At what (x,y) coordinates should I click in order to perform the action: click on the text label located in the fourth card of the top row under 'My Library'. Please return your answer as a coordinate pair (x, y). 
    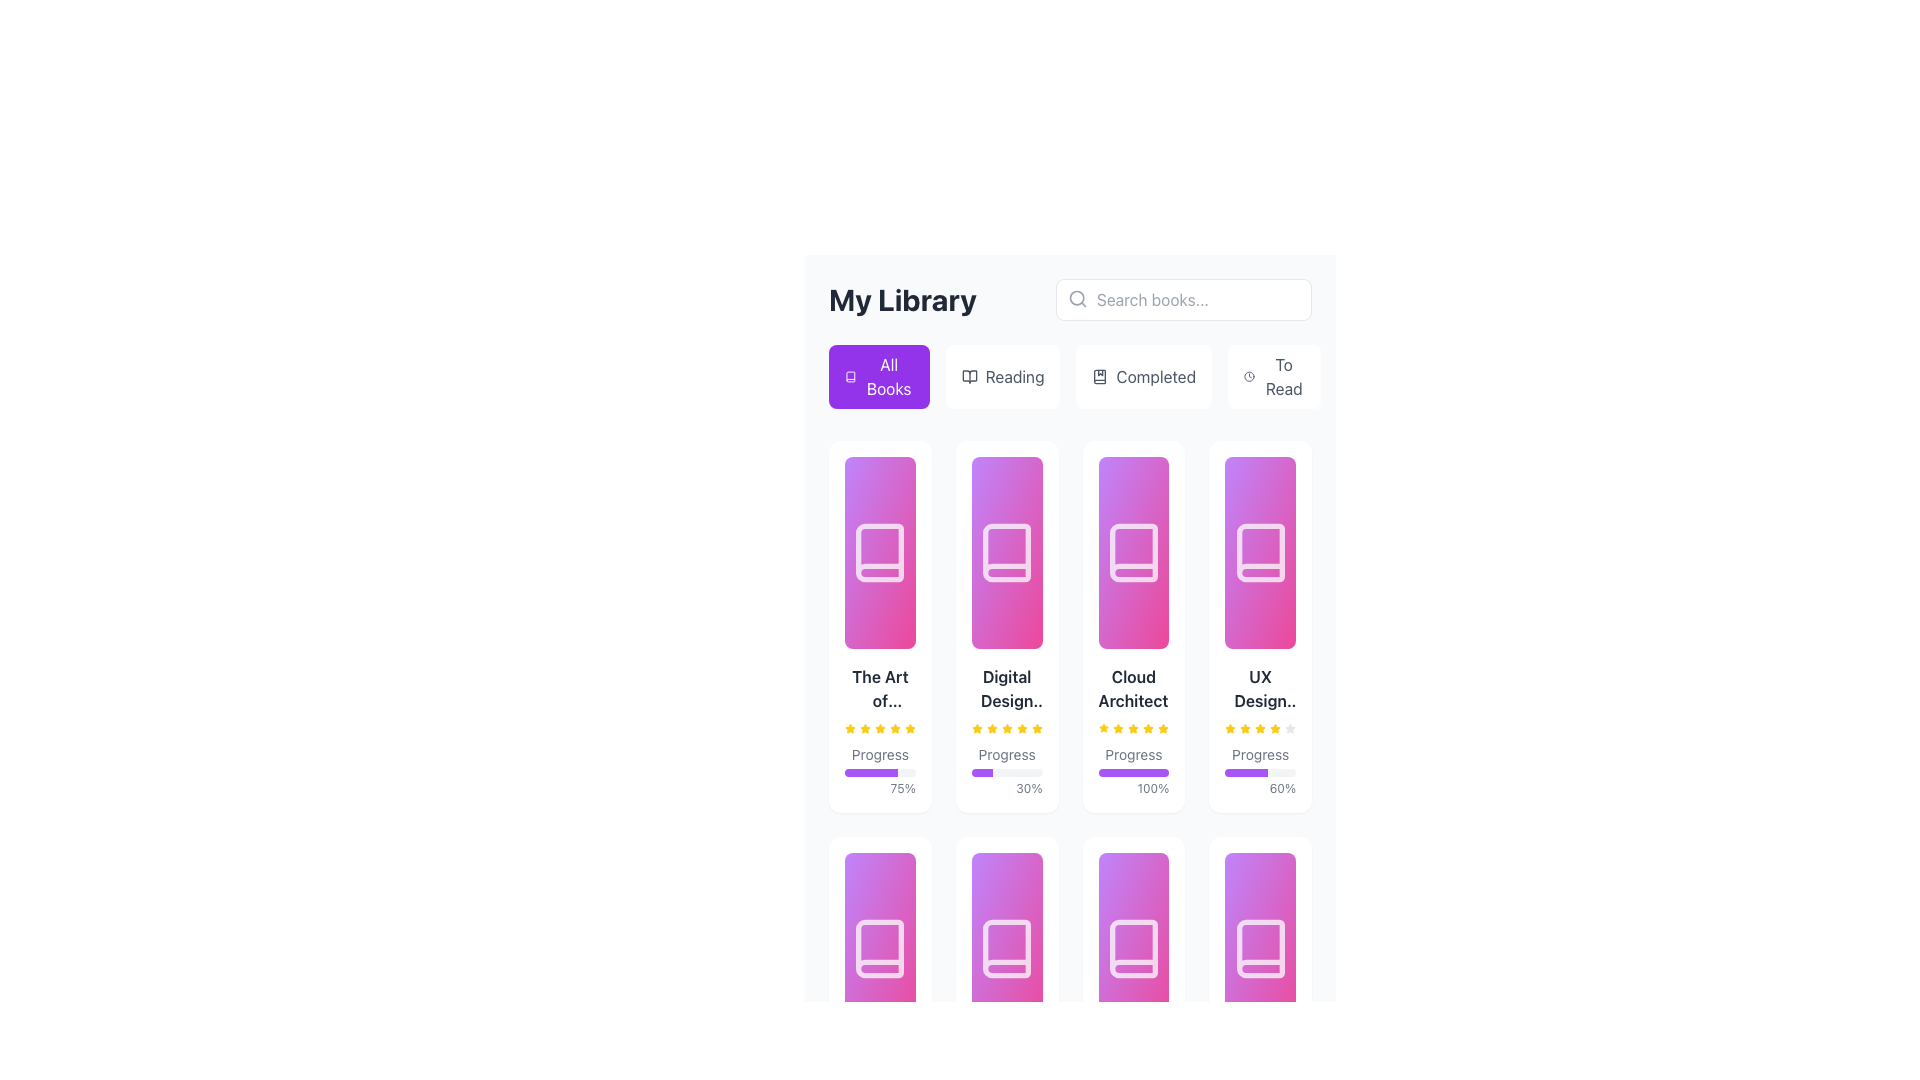
    Looking at the image, I should click on (1259, 688).